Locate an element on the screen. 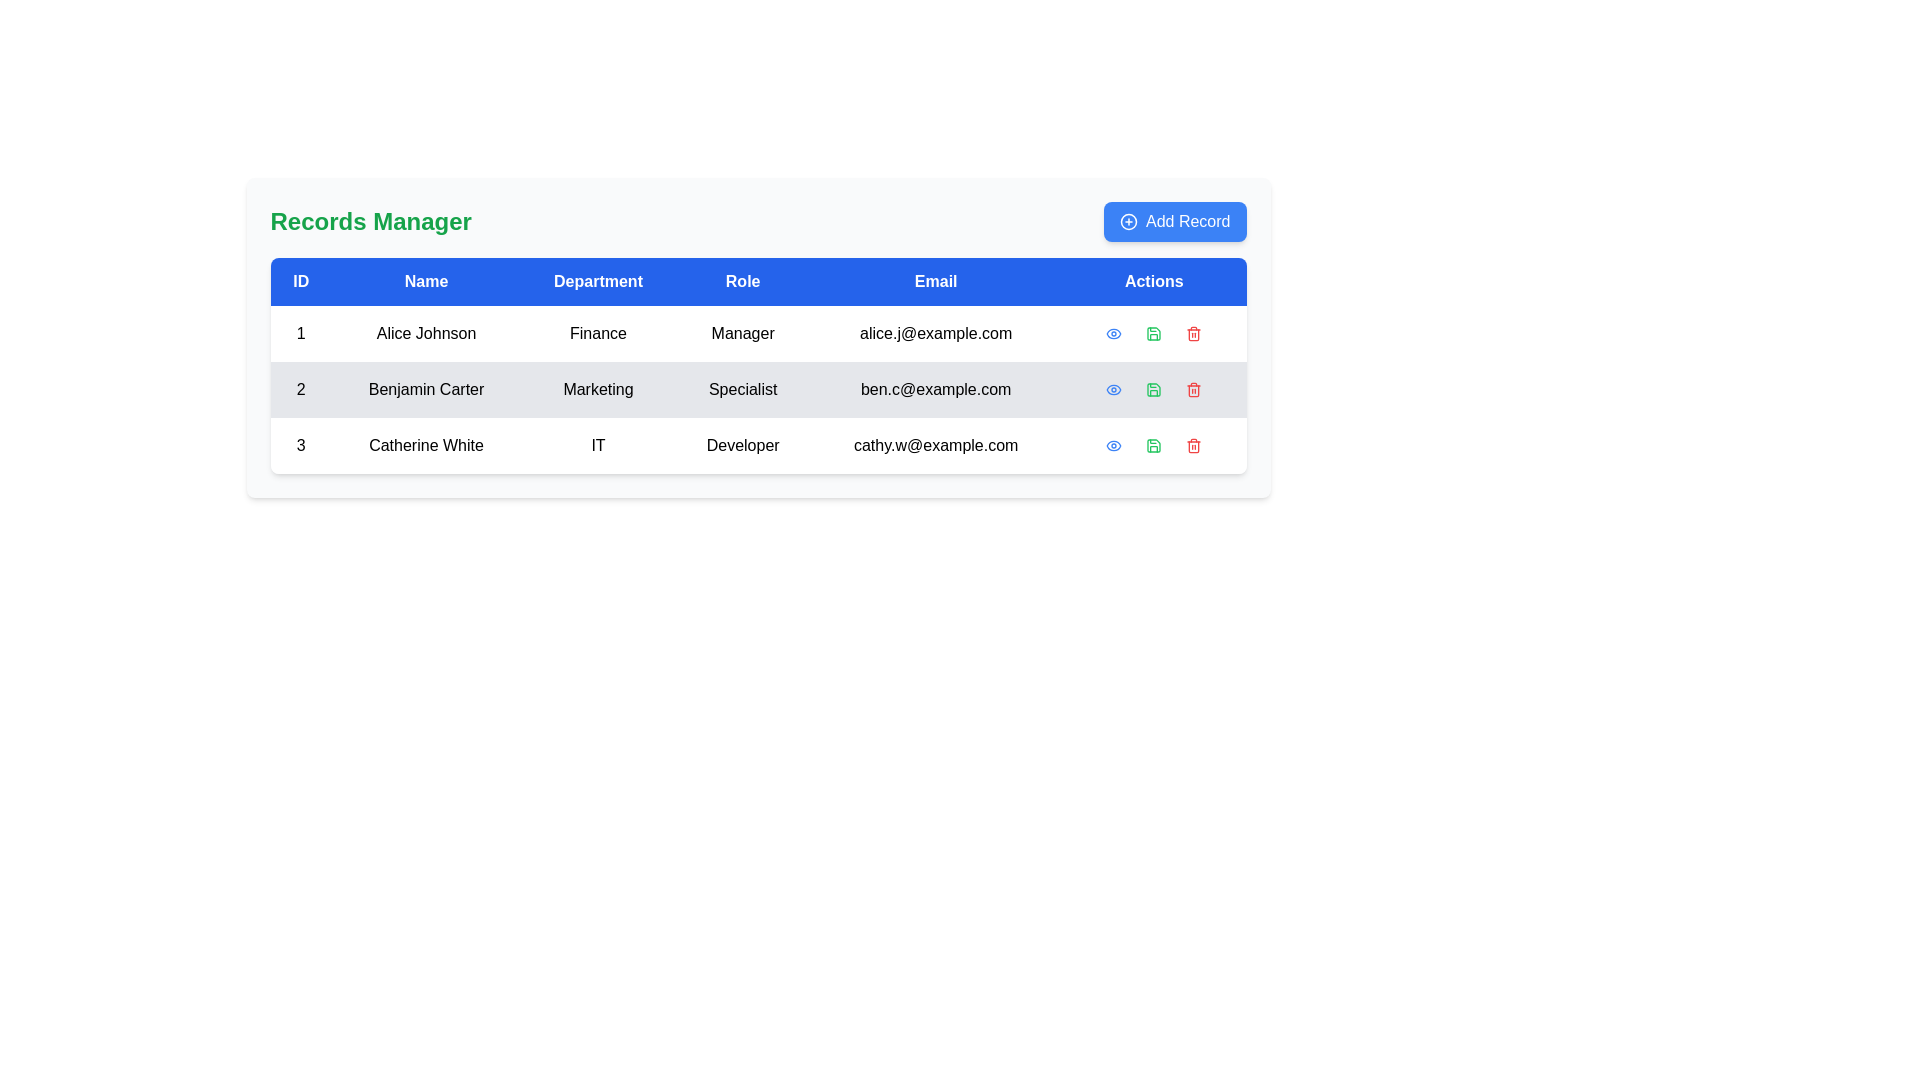  the eye icon in the 'Actions' column of the table for the entry 'Catherine White', which visually indicates a 'view' action is located at coordinates (1113, 445).